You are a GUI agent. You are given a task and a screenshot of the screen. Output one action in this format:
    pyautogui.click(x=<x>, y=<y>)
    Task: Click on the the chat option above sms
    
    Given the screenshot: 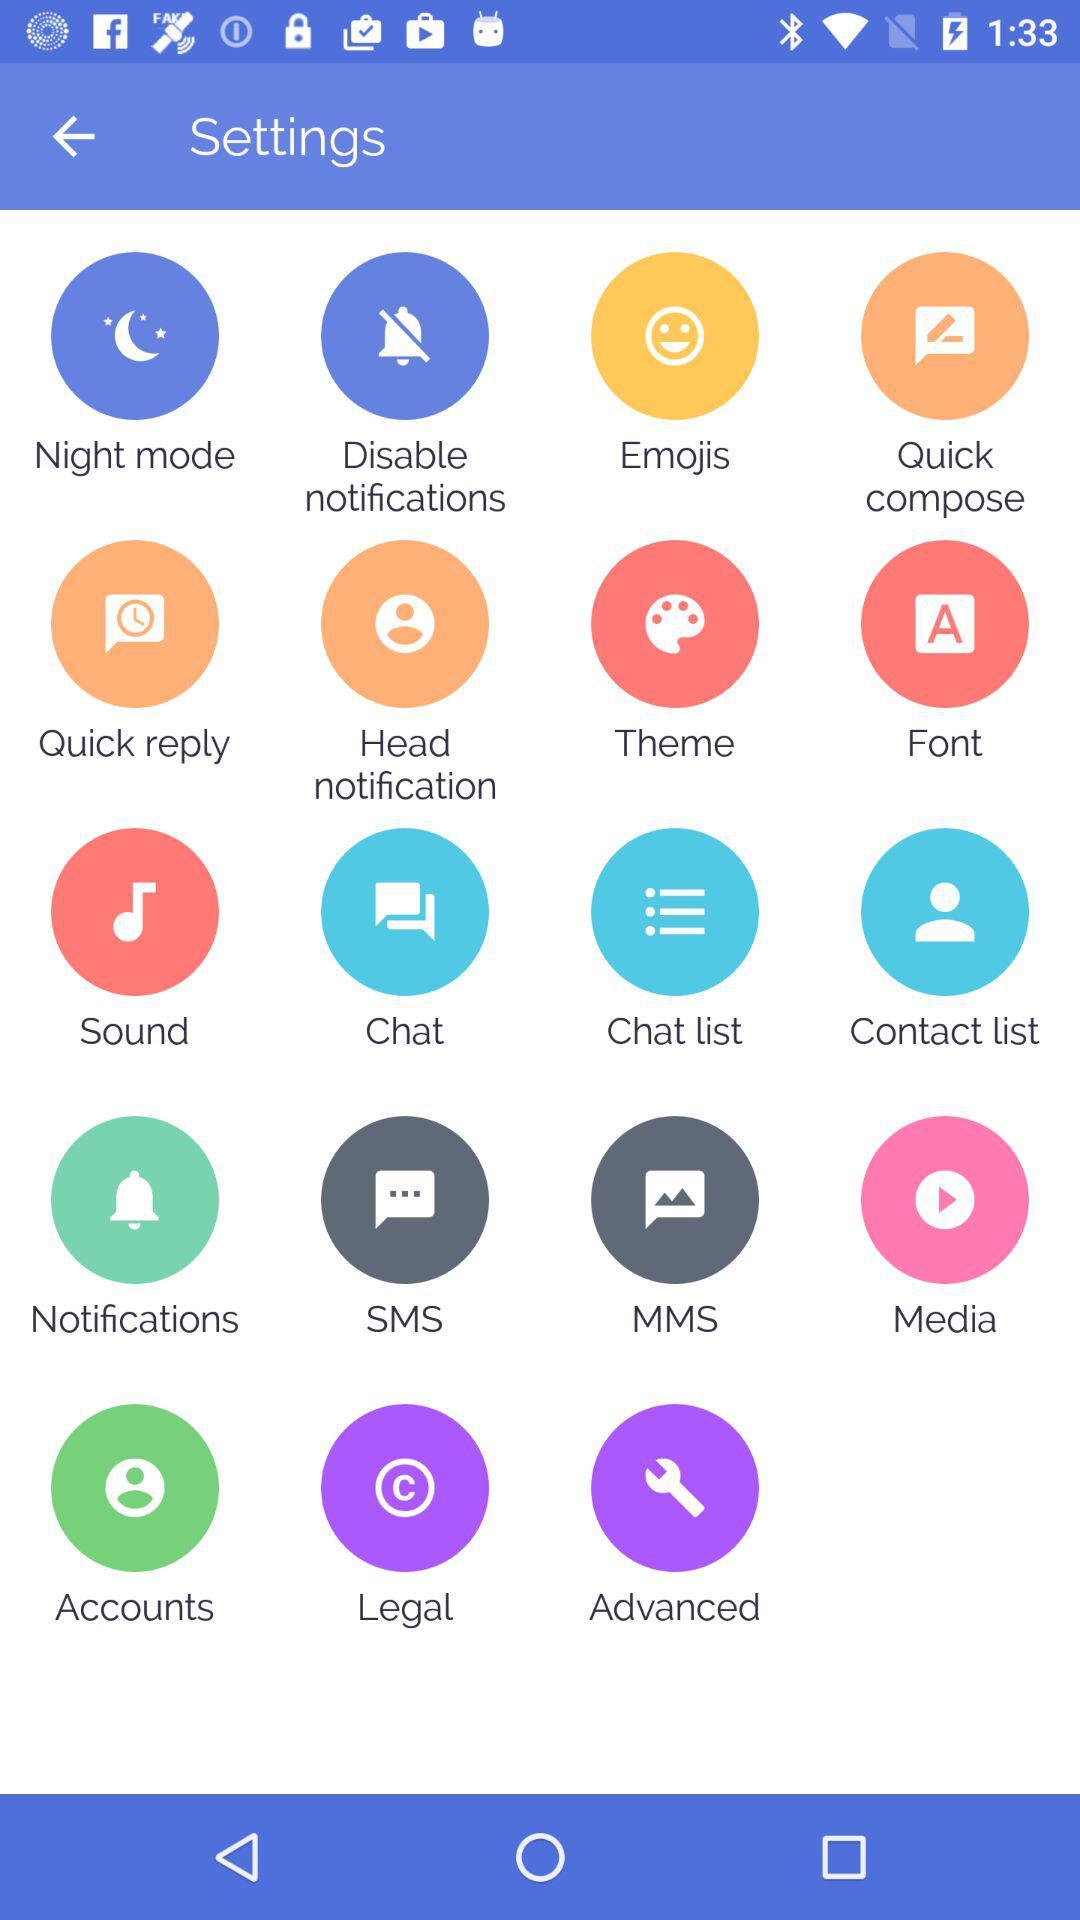 What is the action you would take?
    pyautogui.click(x=405, y=911)
    